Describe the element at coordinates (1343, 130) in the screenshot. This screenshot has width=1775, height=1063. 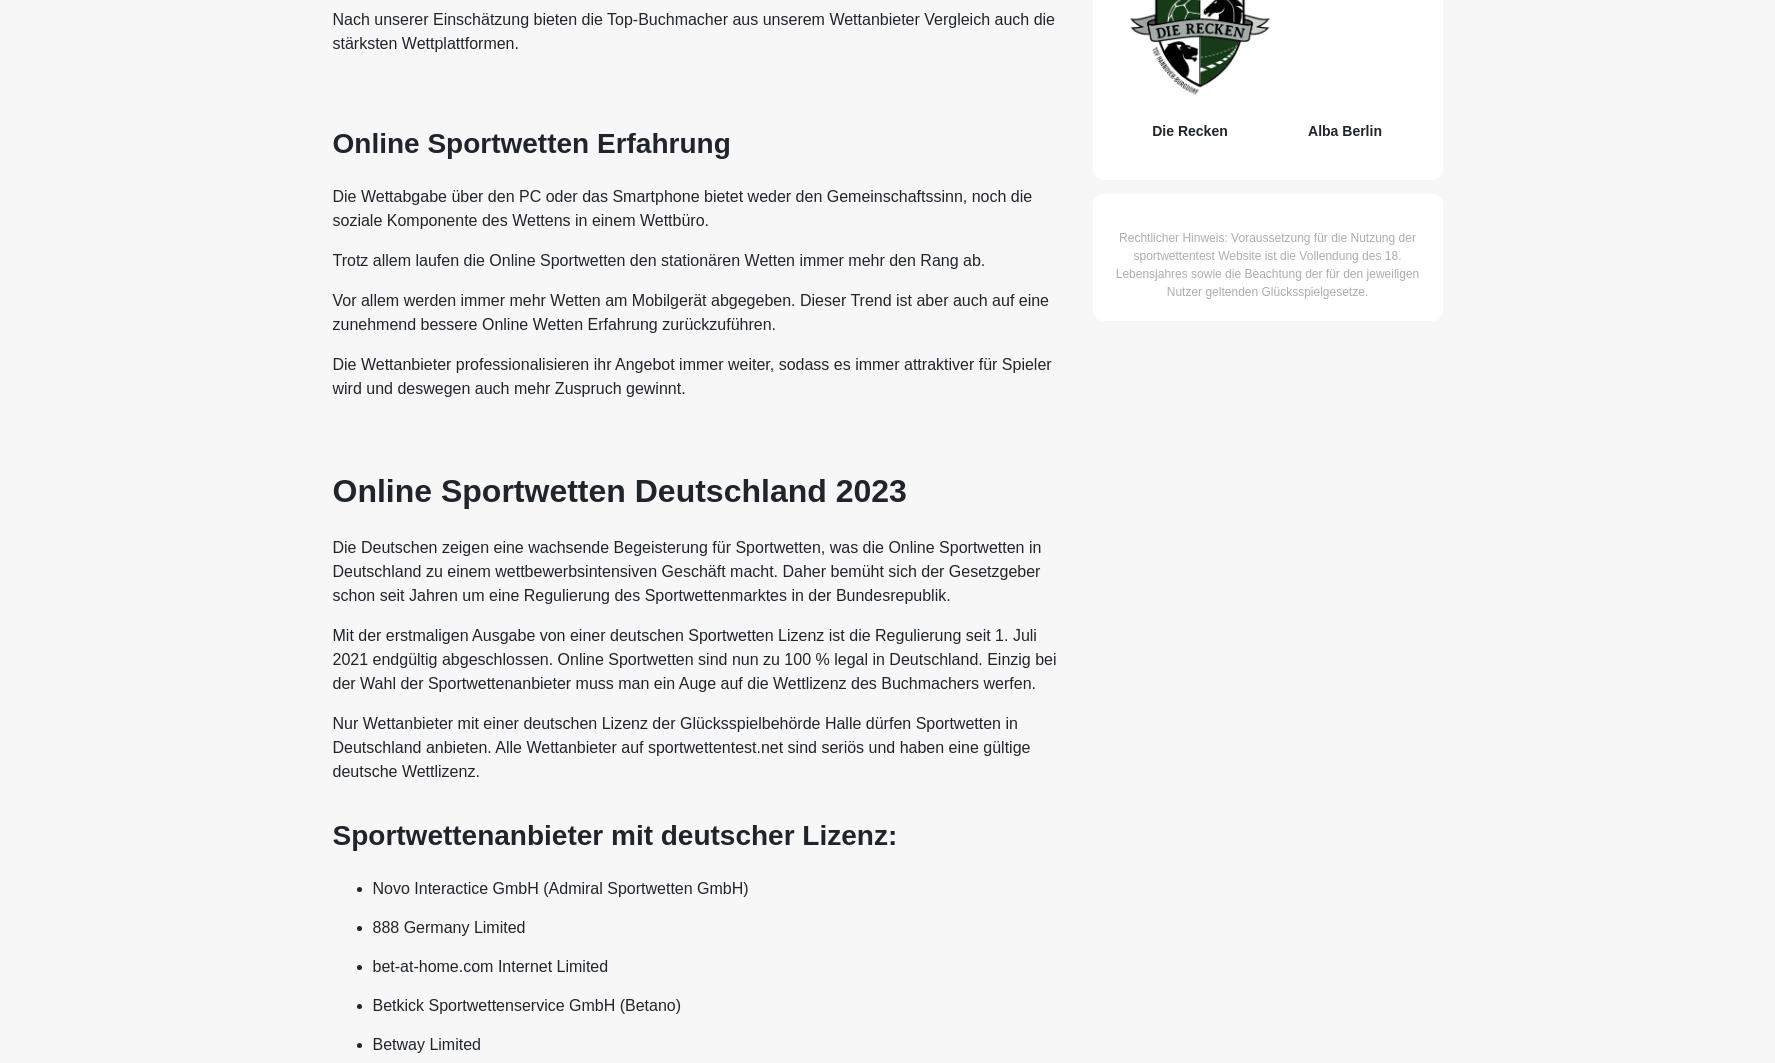
I see `'Alba Berlin'` at that location.